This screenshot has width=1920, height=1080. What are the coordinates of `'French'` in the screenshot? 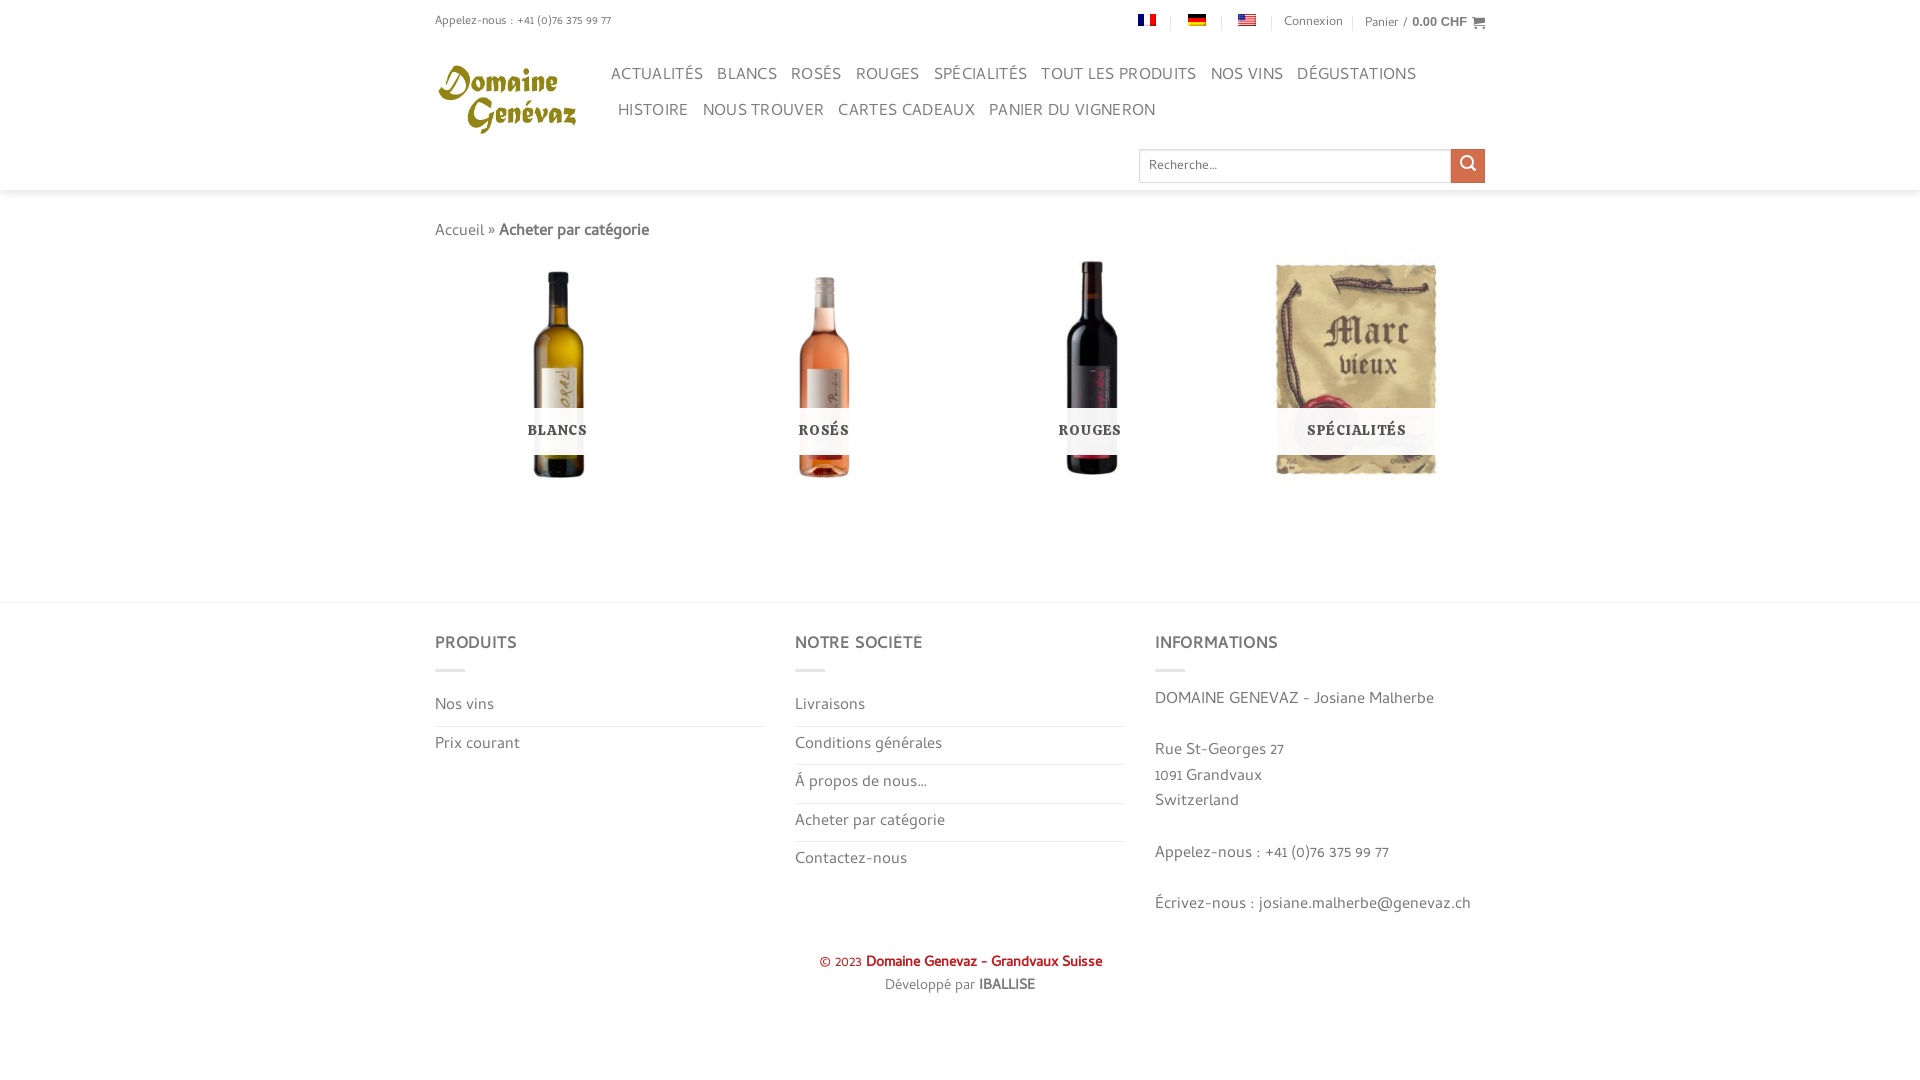 It's located at (1137, 19).